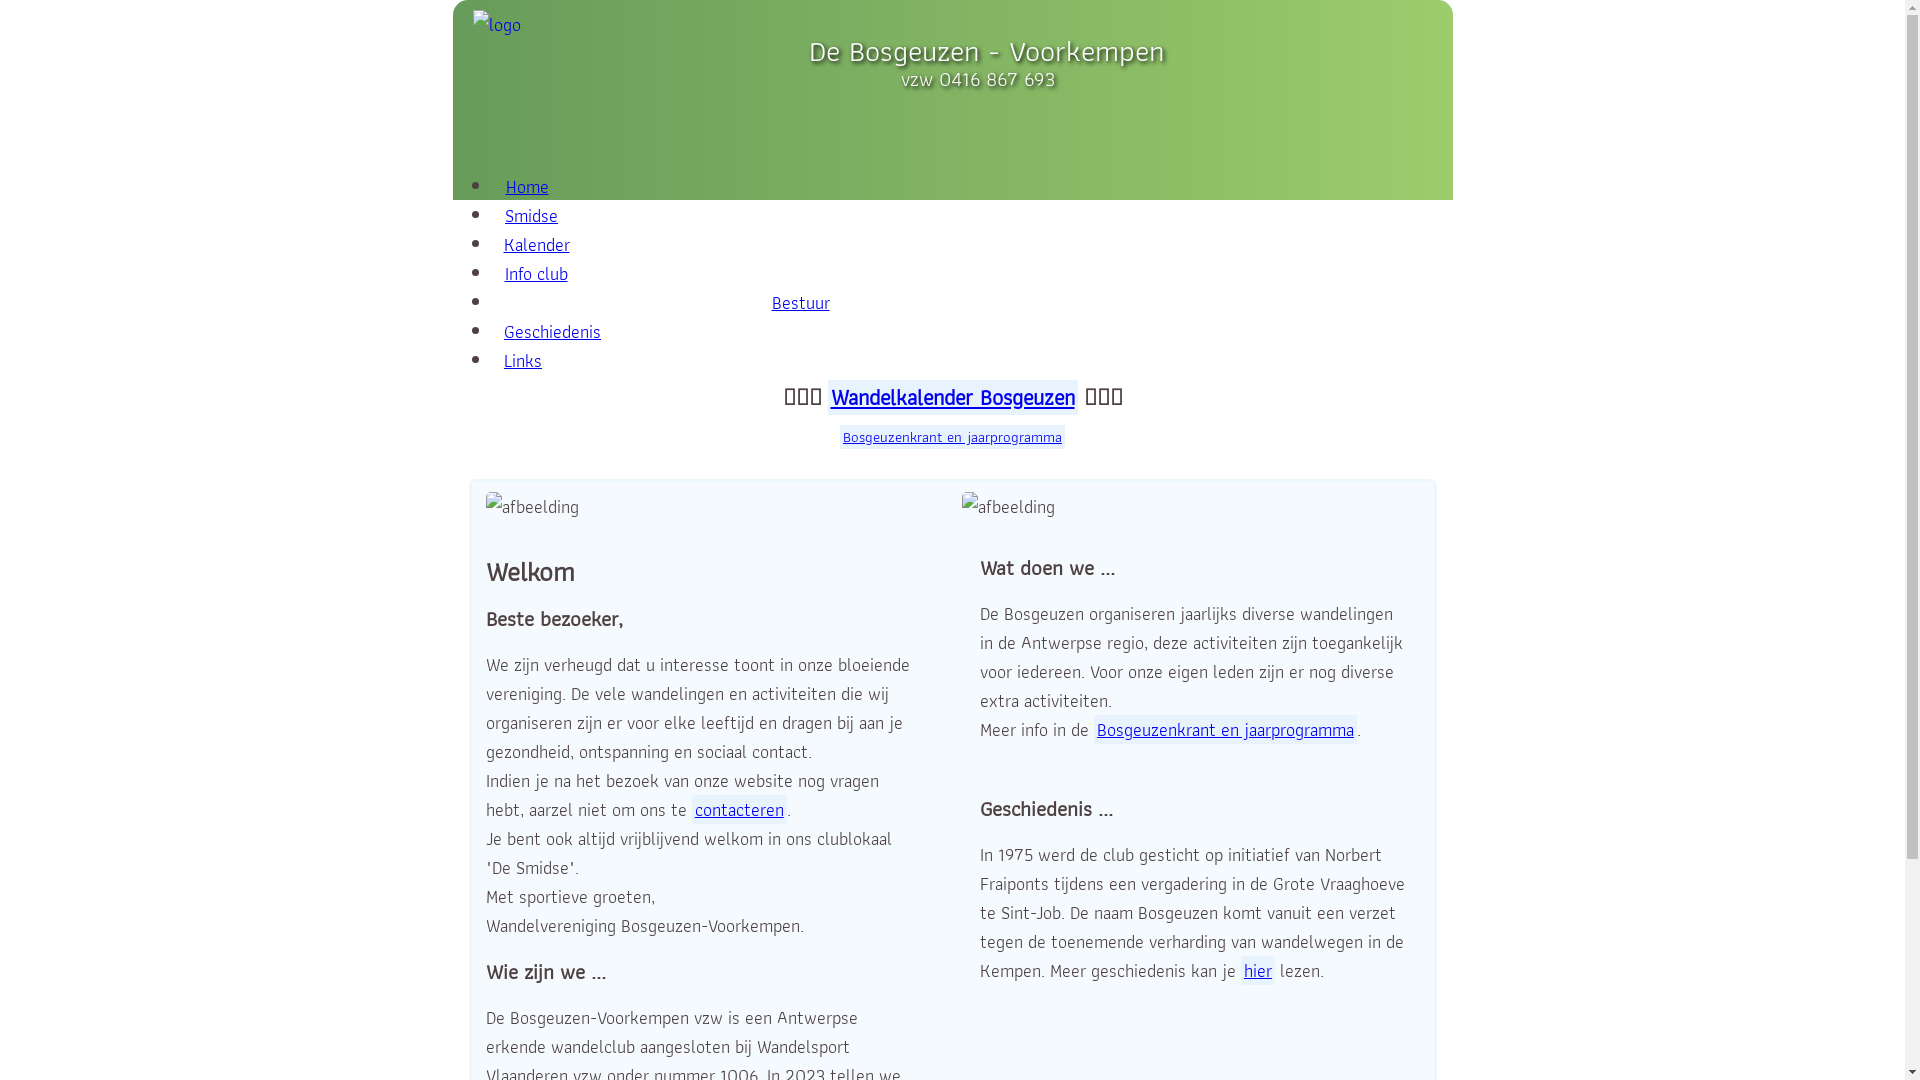 This screenshot has height=1080, width=1920. I want to click on 'Geschiedenis', so click(552, 330).